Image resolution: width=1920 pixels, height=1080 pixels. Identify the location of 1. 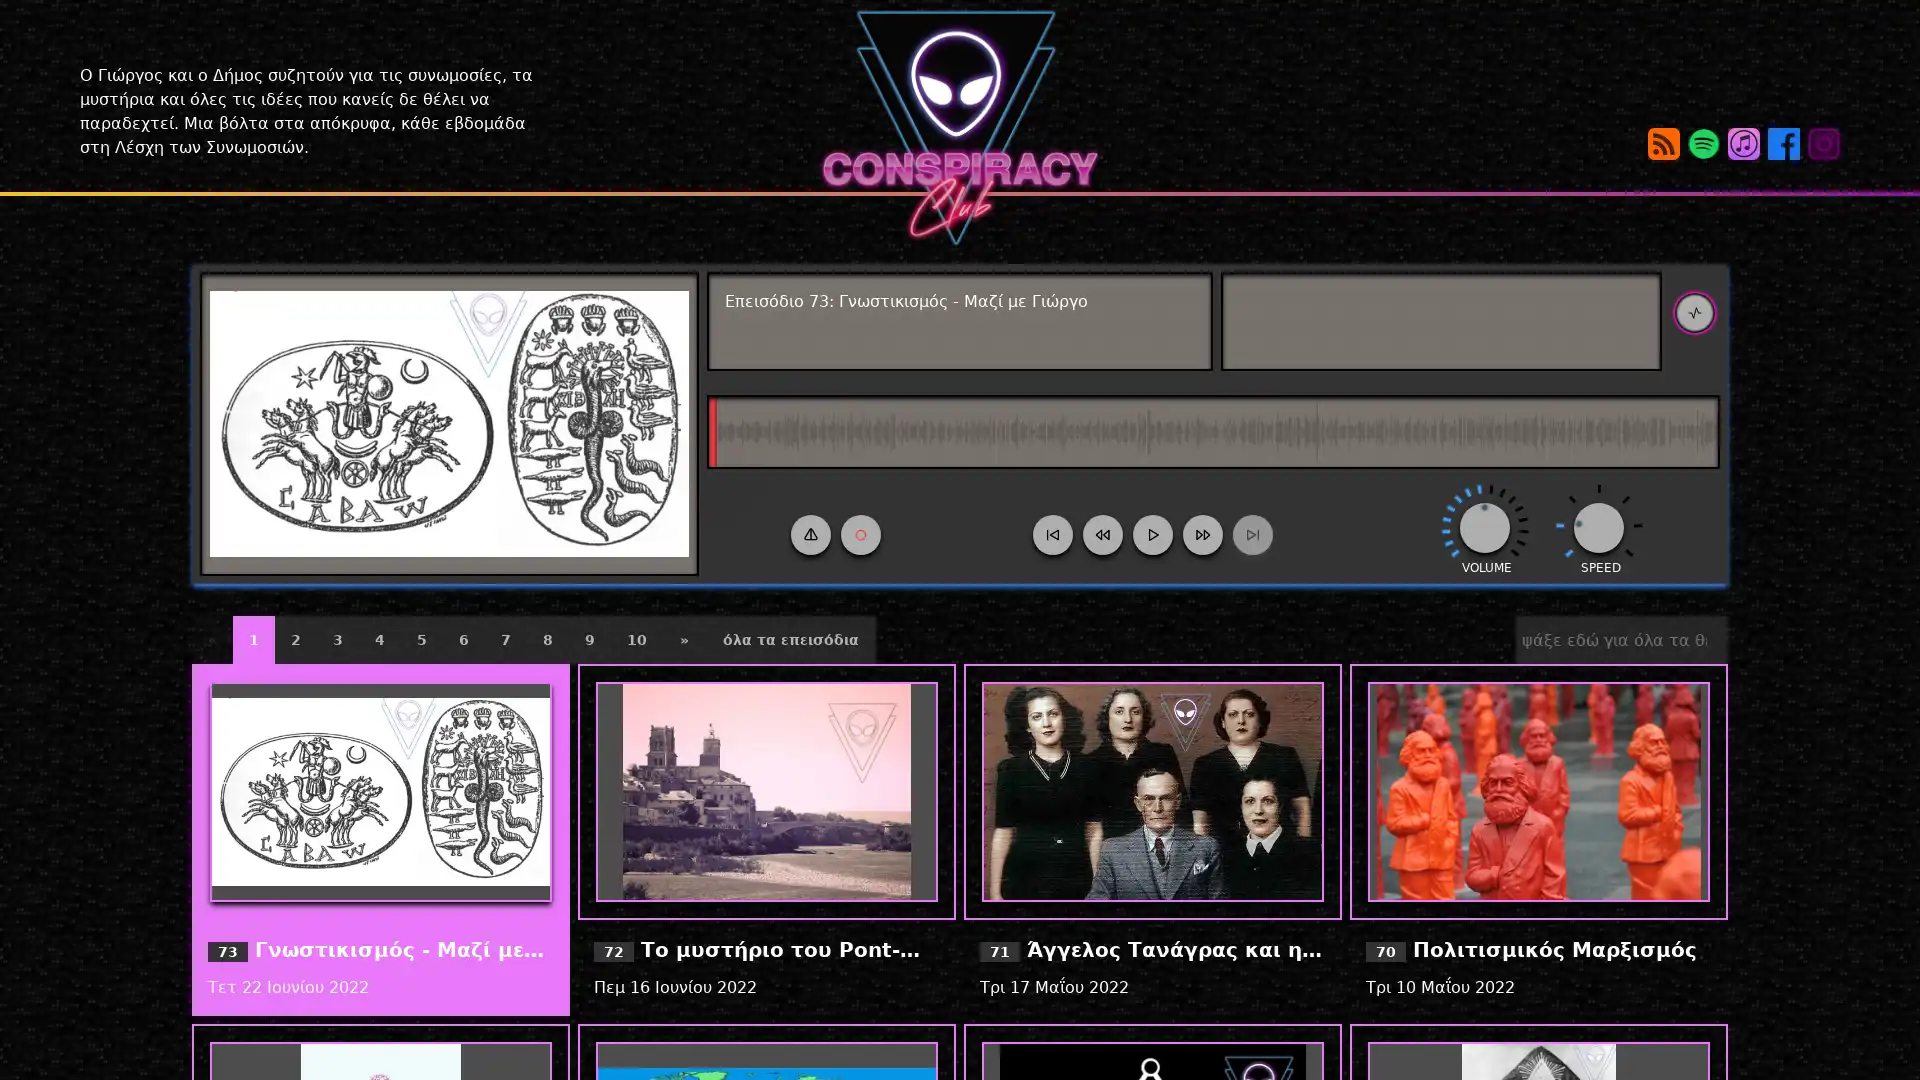
(253, 640).